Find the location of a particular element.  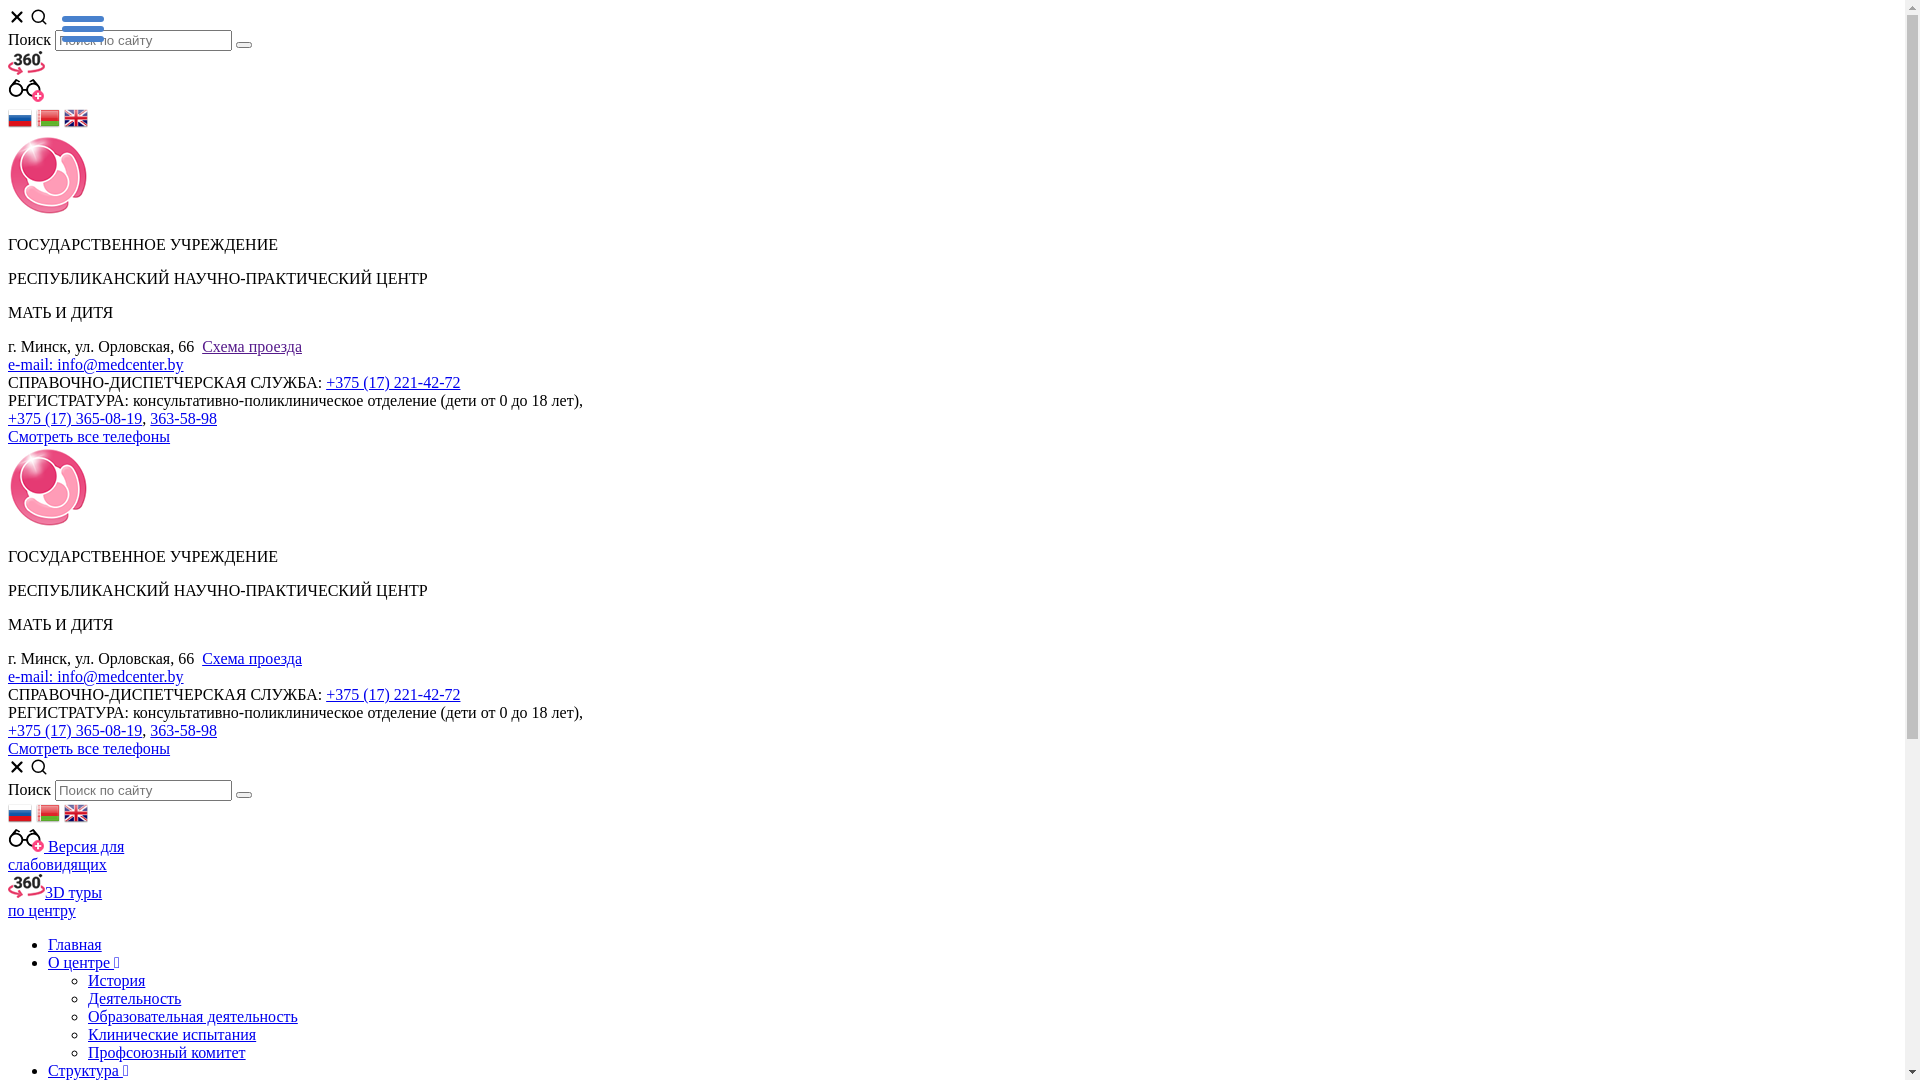

'English' is located at coordinates (76, 124).